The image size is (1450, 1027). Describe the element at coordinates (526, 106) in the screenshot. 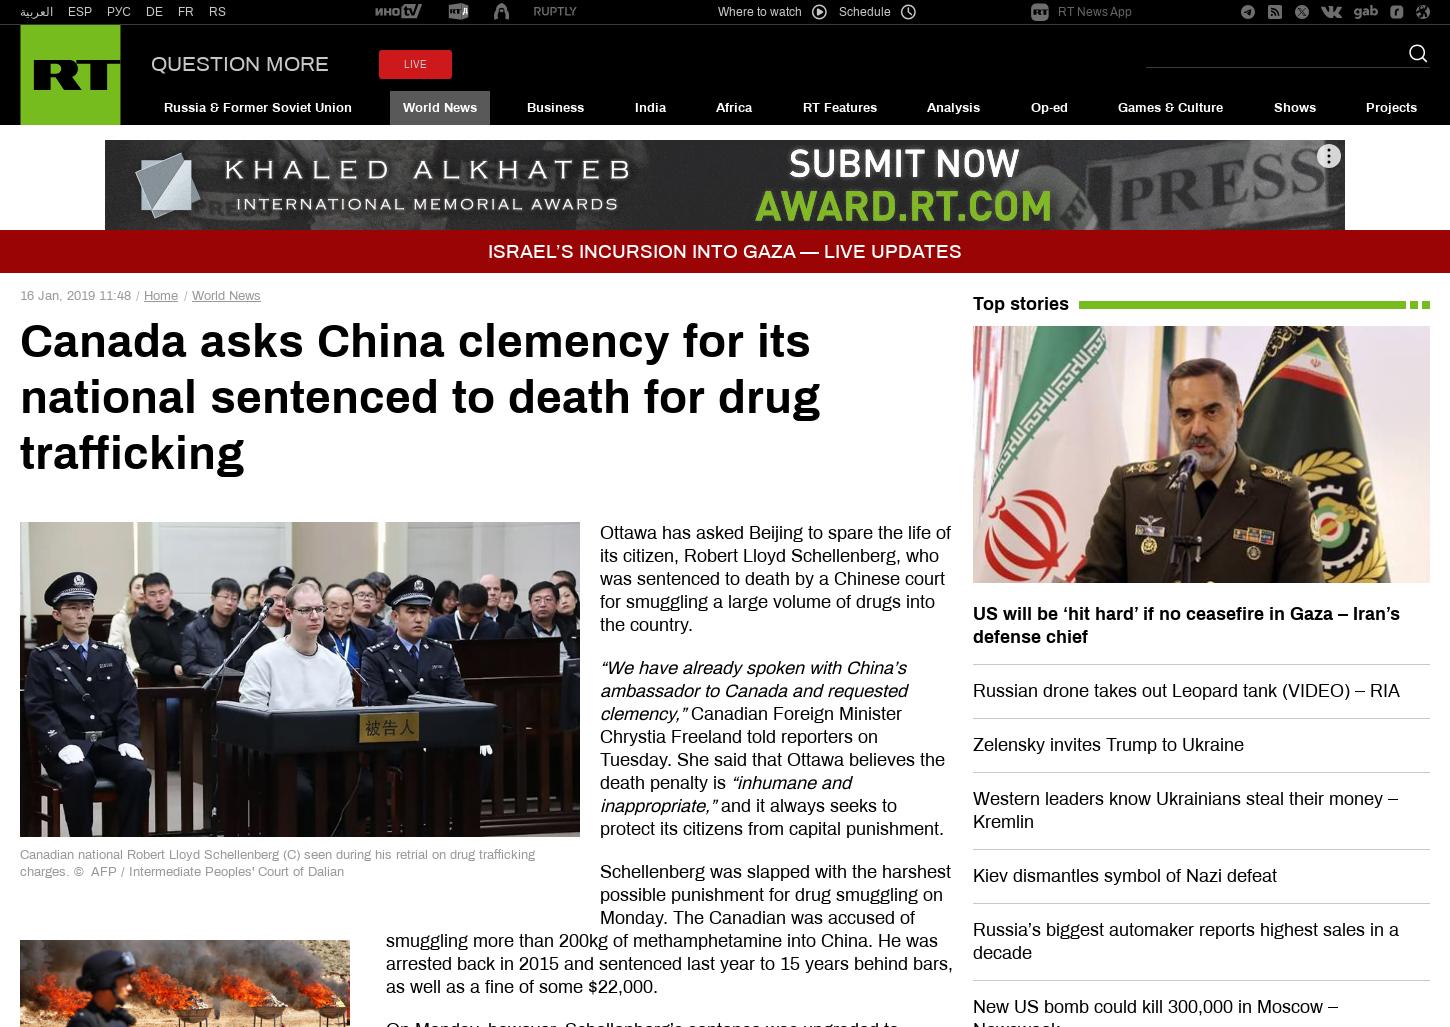

I see `'Business'` at that location.